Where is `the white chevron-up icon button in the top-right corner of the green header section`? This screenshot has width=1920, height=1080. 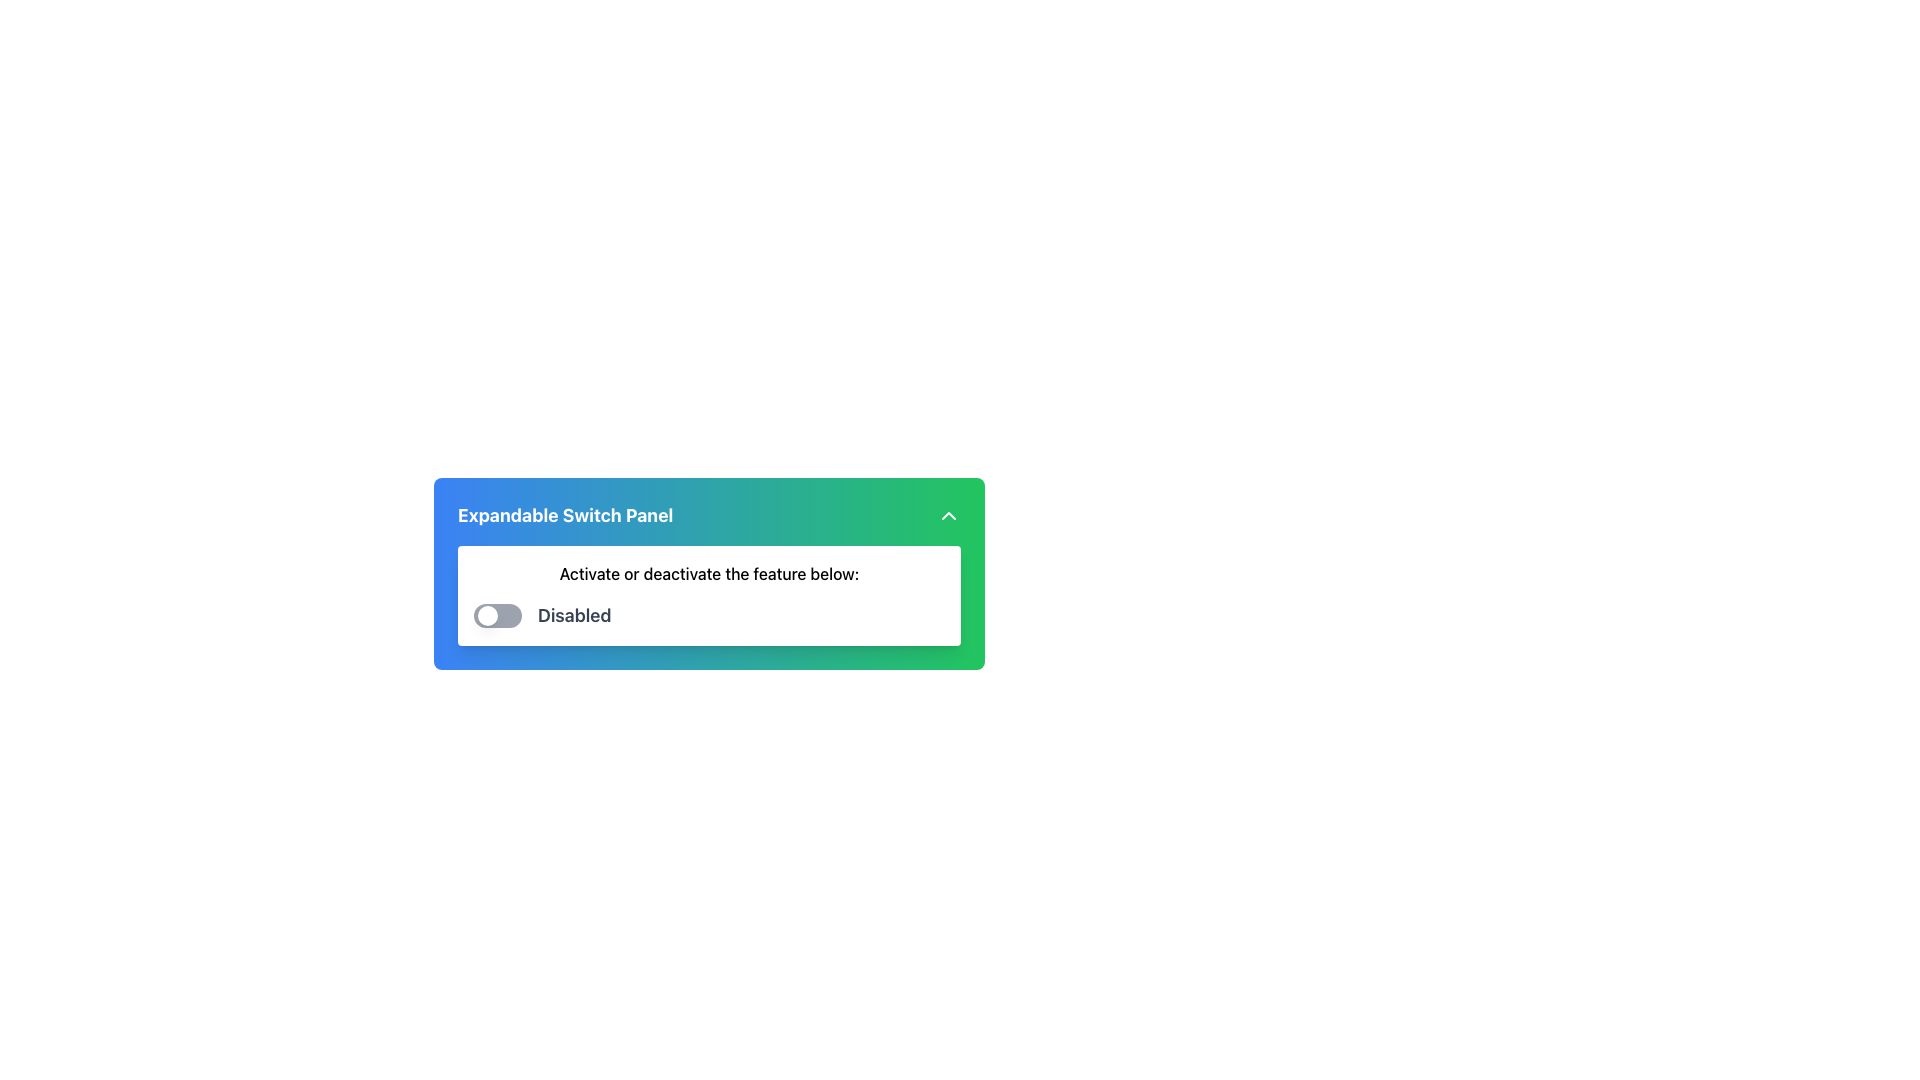
the white chevron-up icon button in the top-right corner of the green header section is located at coordinates (948, 515).